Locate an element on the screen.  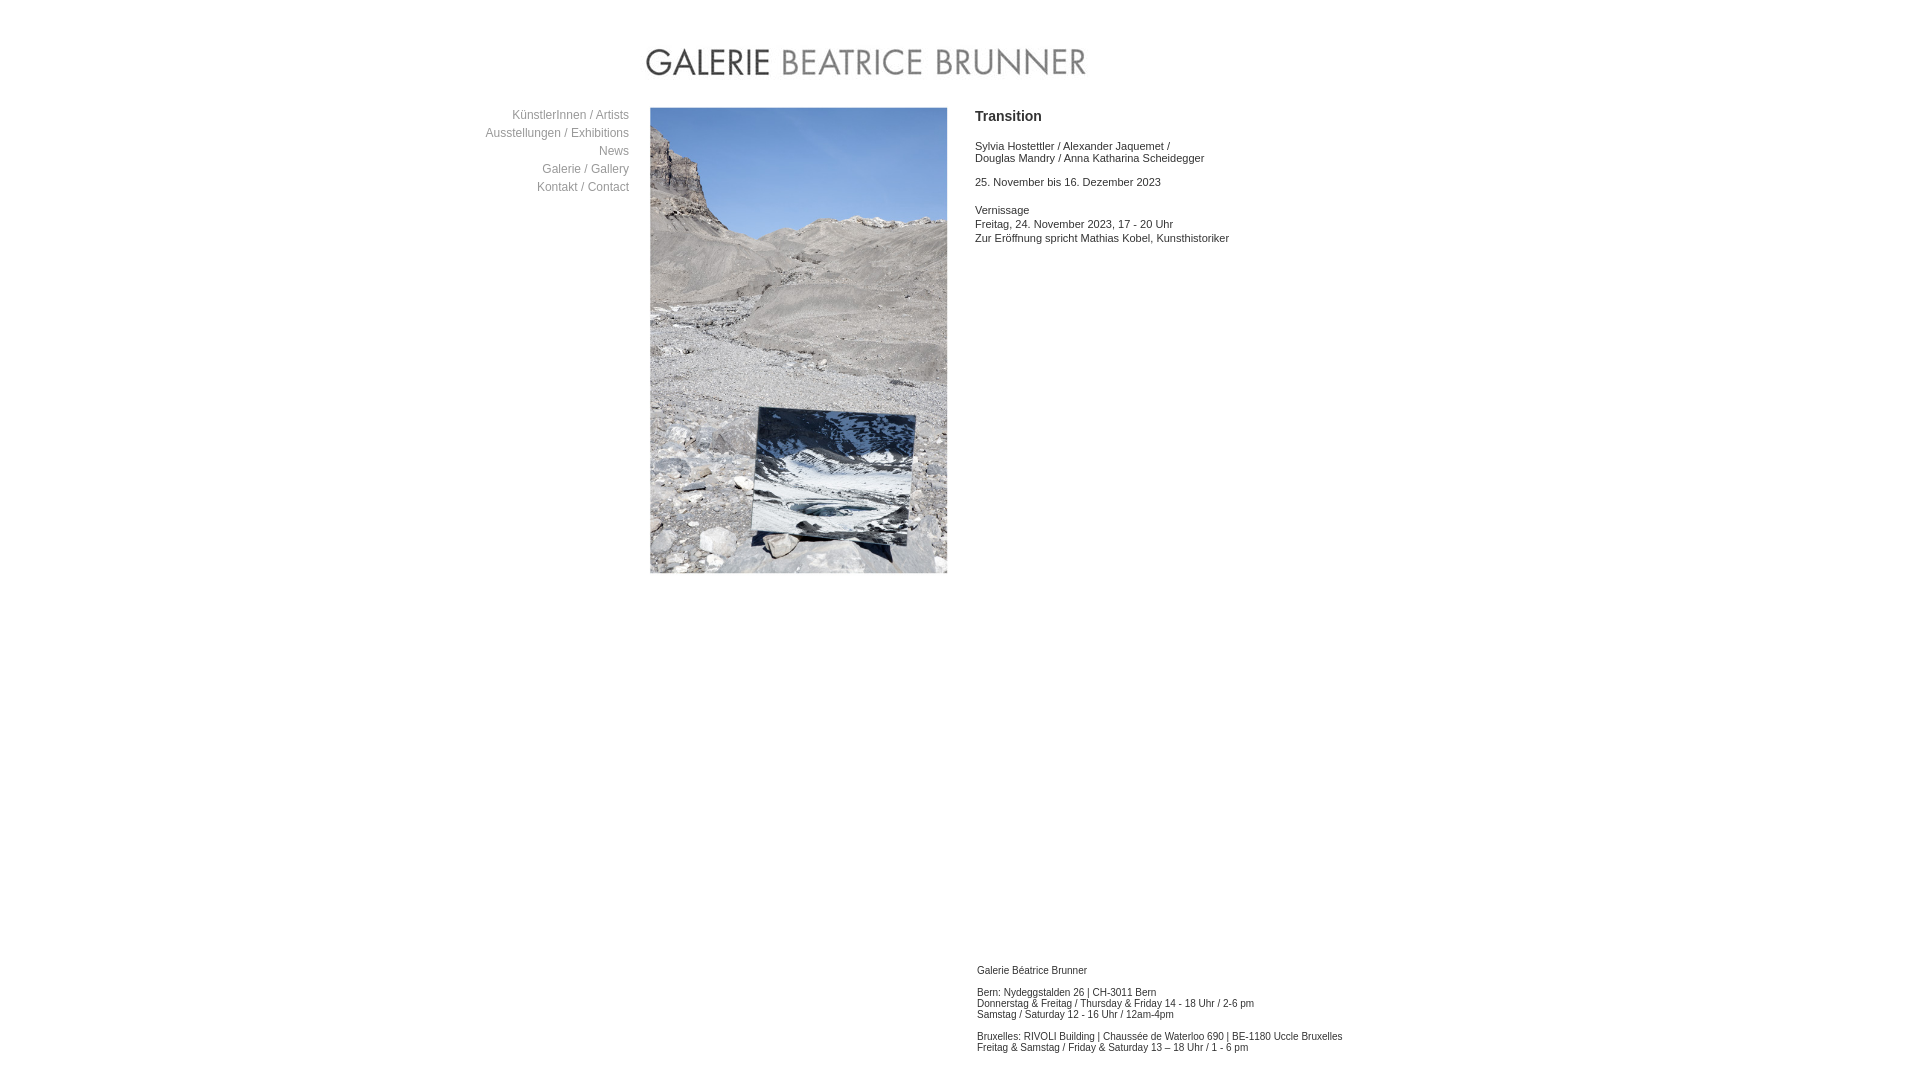
'Galerie / Gallery' is located at coordinates (542, 168).